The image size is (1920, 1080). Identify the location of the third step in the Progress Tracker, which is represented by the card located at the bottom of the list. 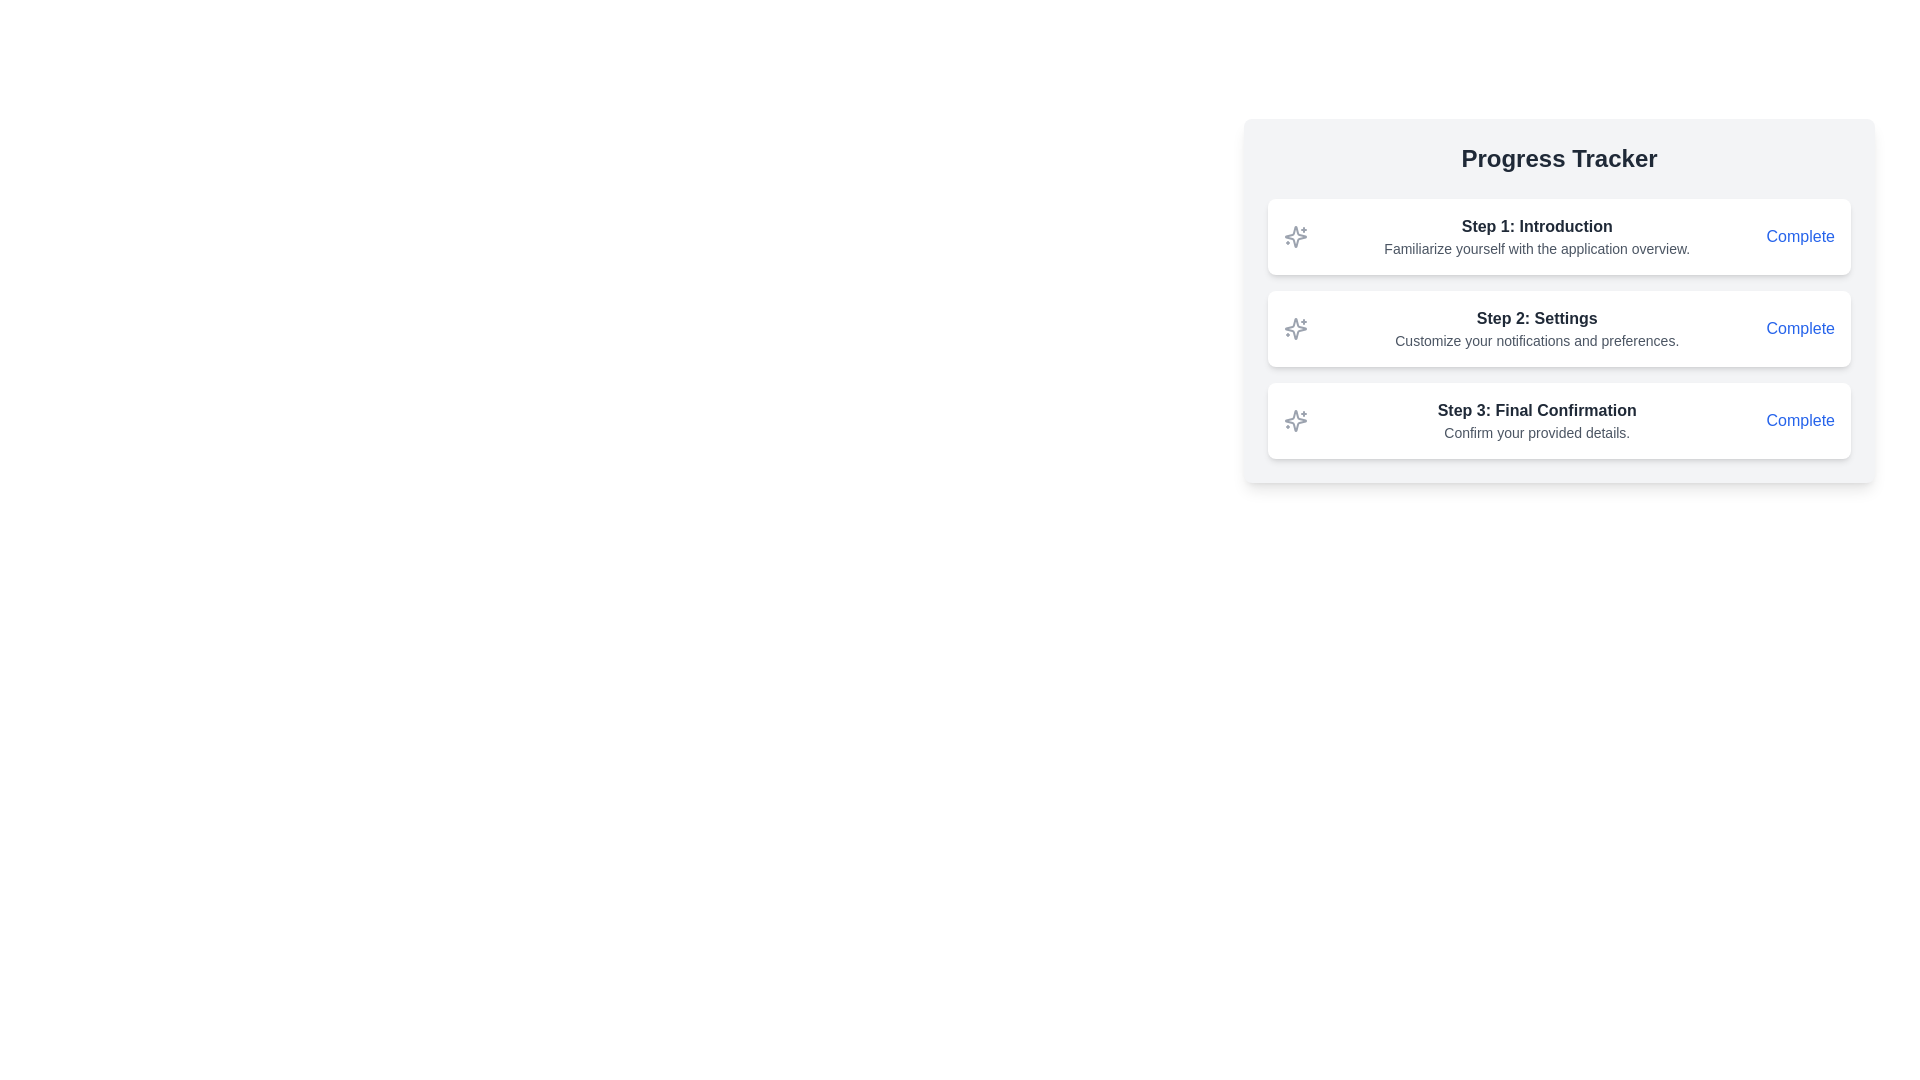
(1558, 419).